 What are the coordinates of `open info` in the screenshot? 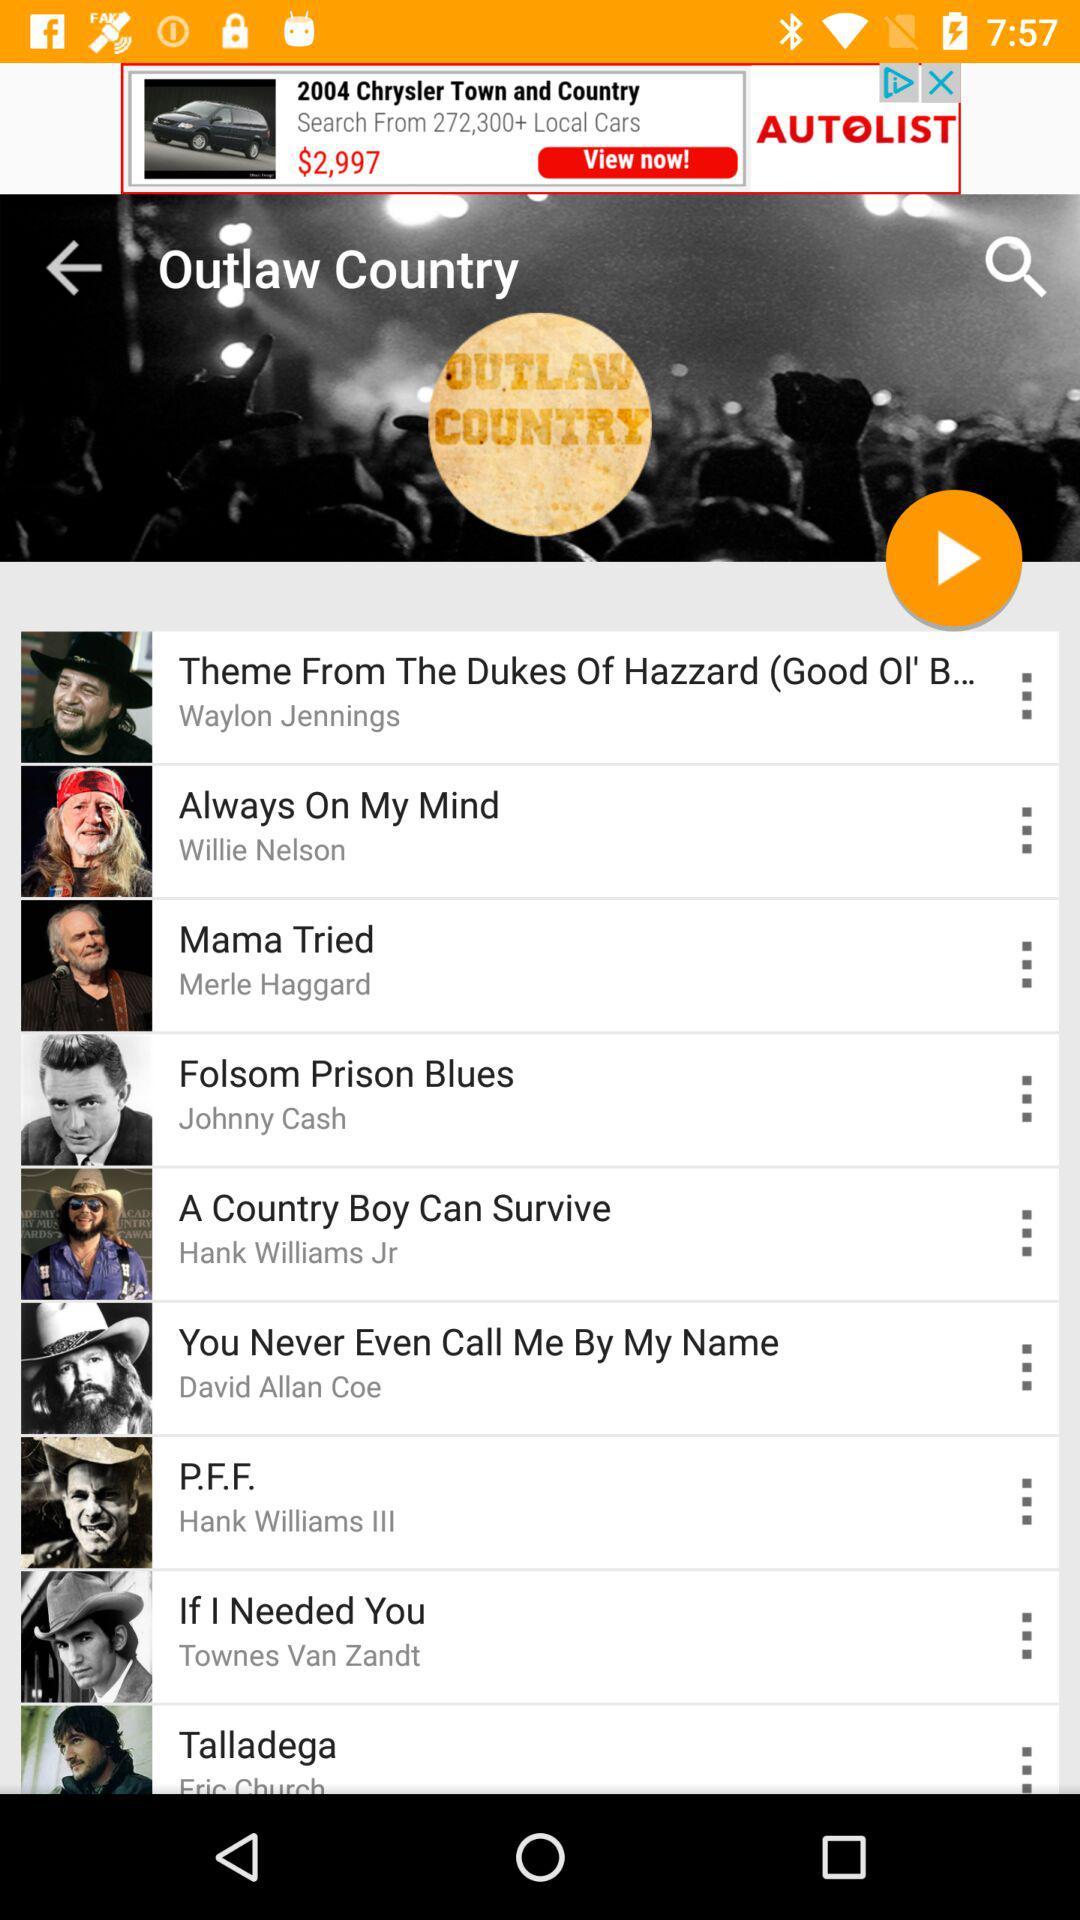 It's located at (1027, 830).